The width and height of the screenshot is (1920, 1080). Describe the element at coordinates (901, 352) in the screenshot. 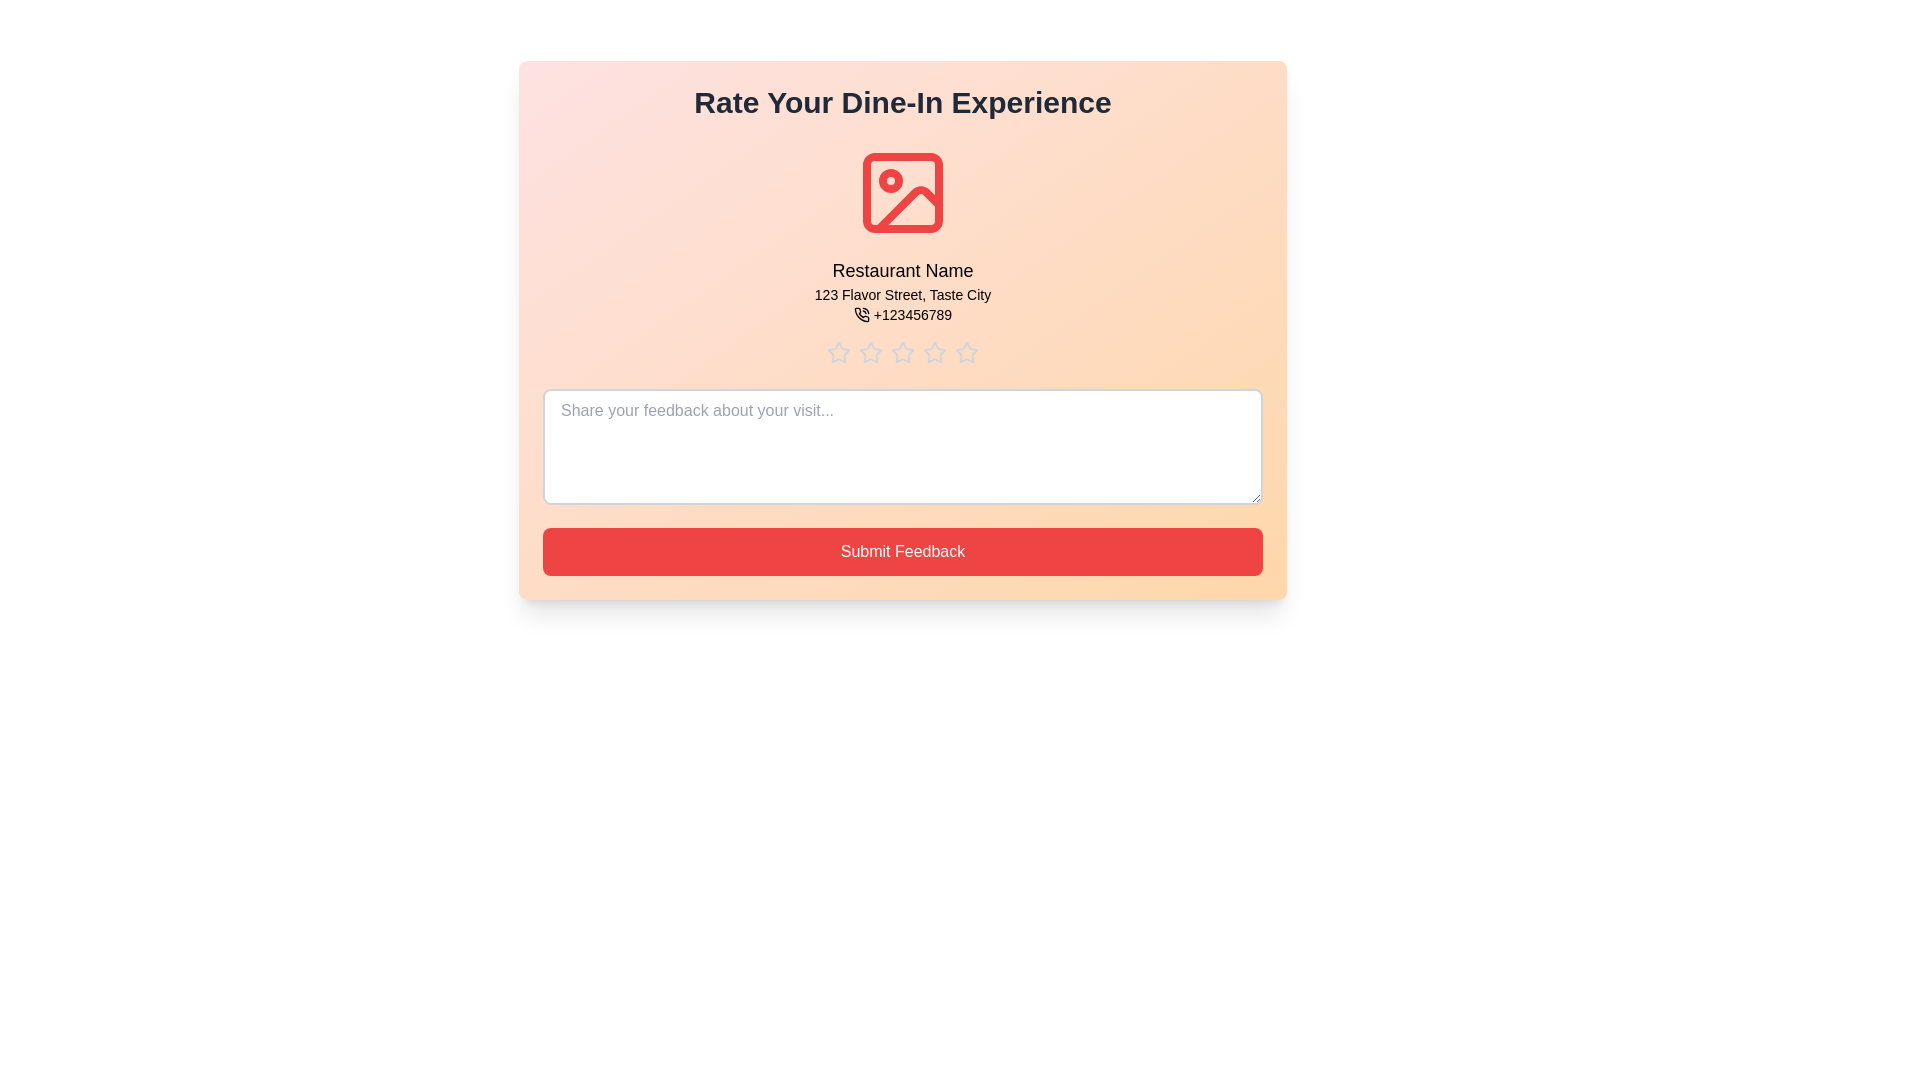

I see `the star corresponding to 3 stars to preview the rating` at that location.